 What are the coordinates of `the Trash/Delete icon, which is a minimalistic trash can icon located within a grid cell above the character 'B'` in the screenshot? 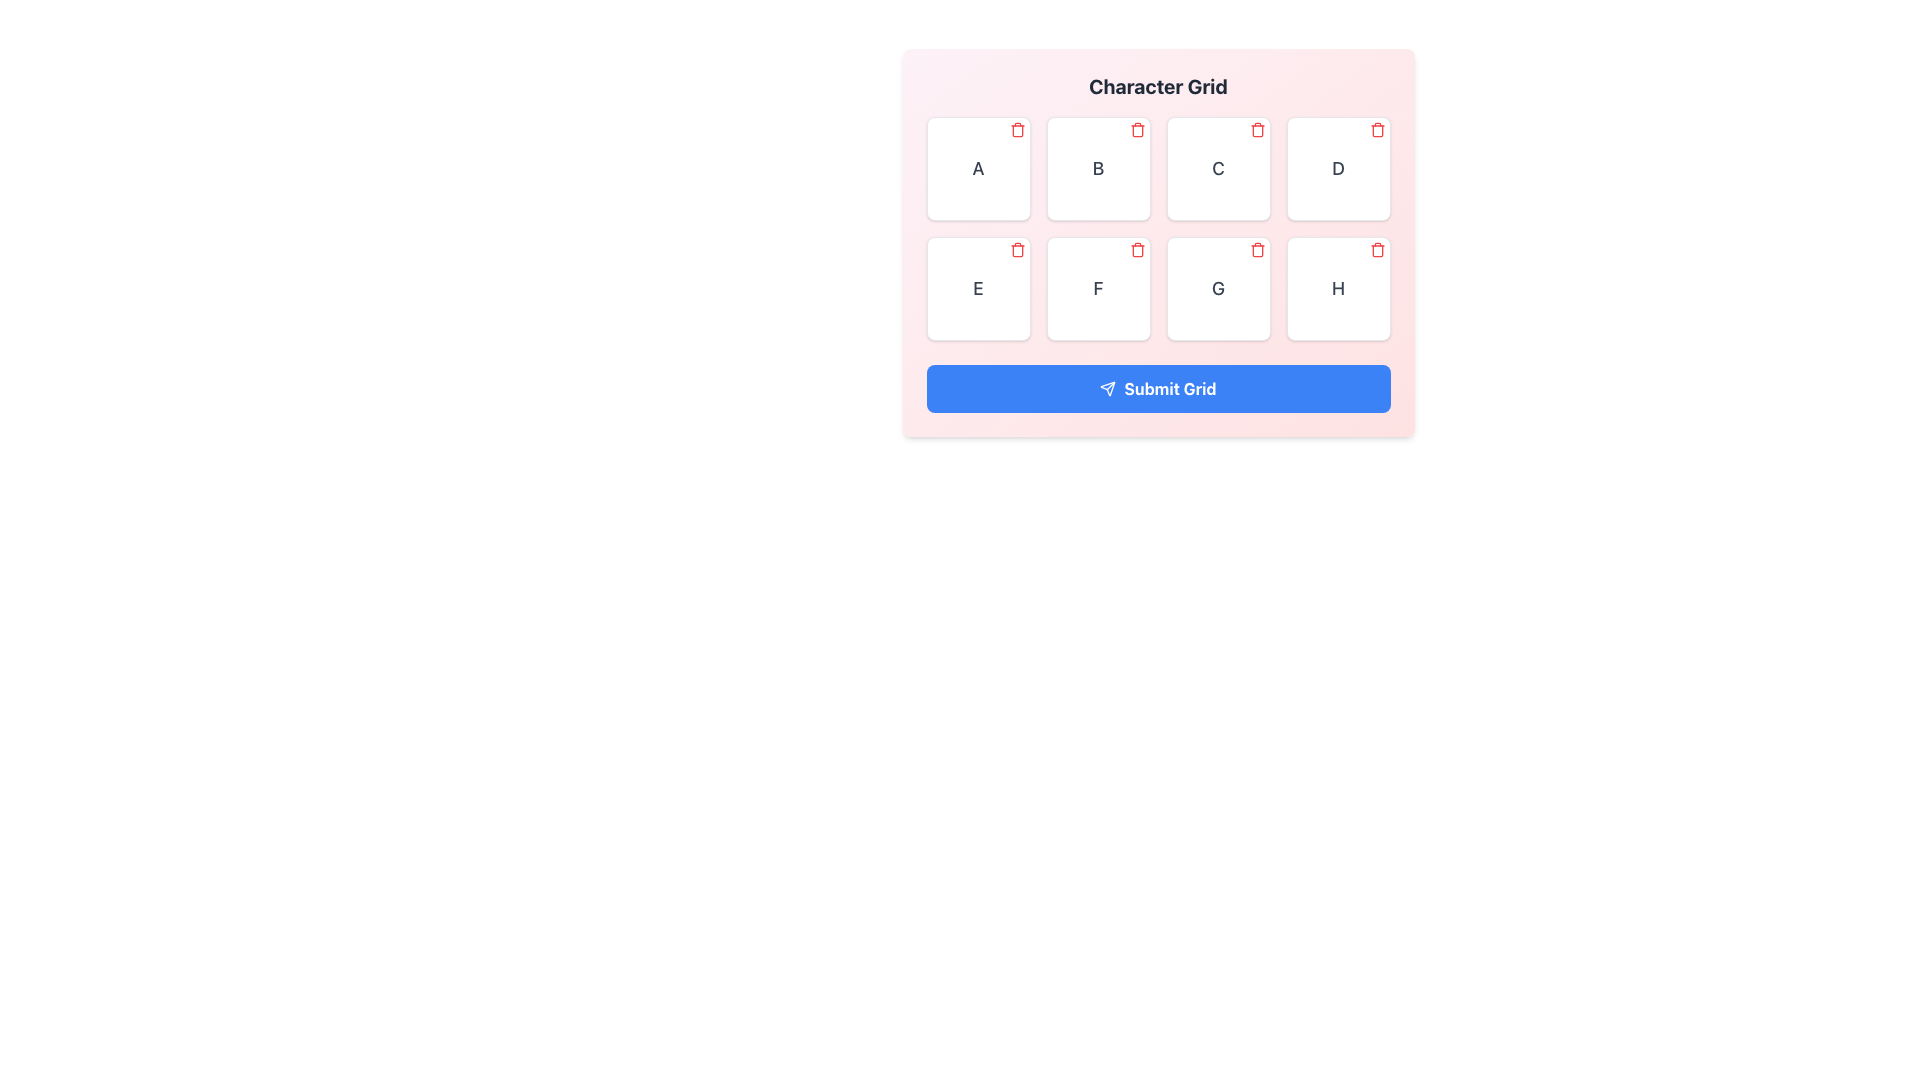 It's located at (1137, 131).